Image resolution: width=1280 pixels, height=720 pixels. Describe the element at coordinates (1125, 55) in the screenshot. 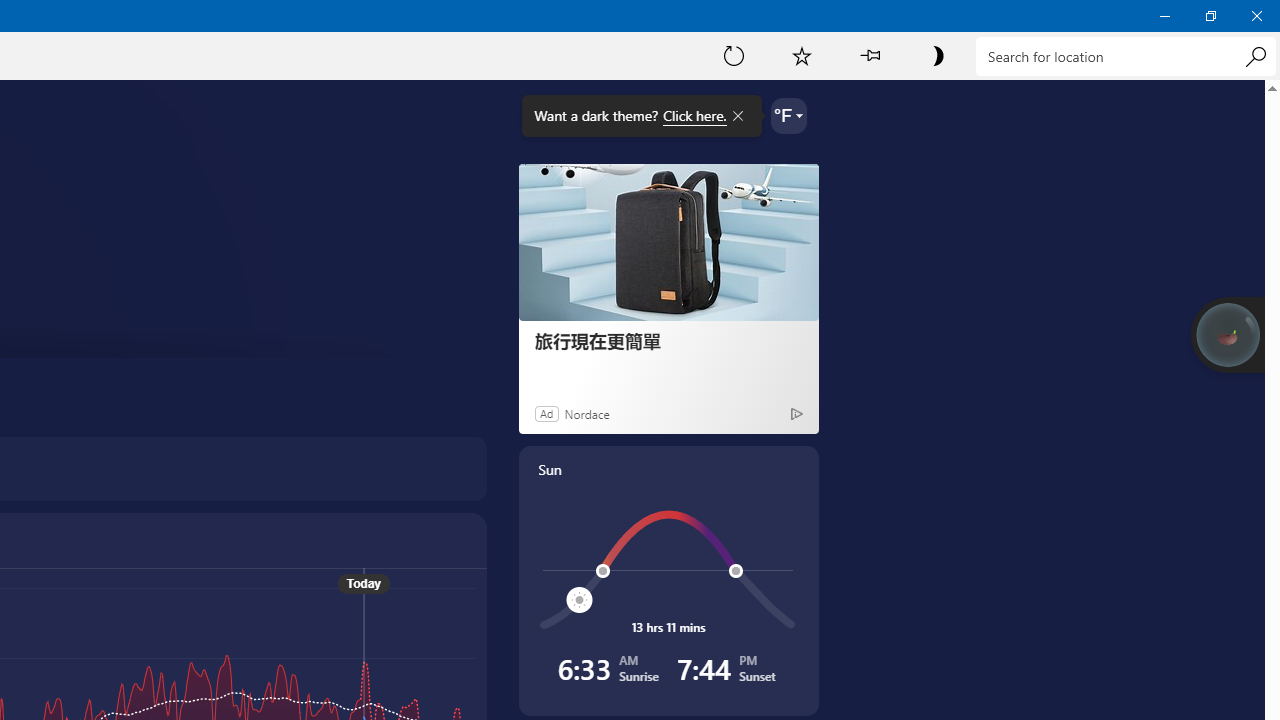

I see `'Search for location'` at that location.